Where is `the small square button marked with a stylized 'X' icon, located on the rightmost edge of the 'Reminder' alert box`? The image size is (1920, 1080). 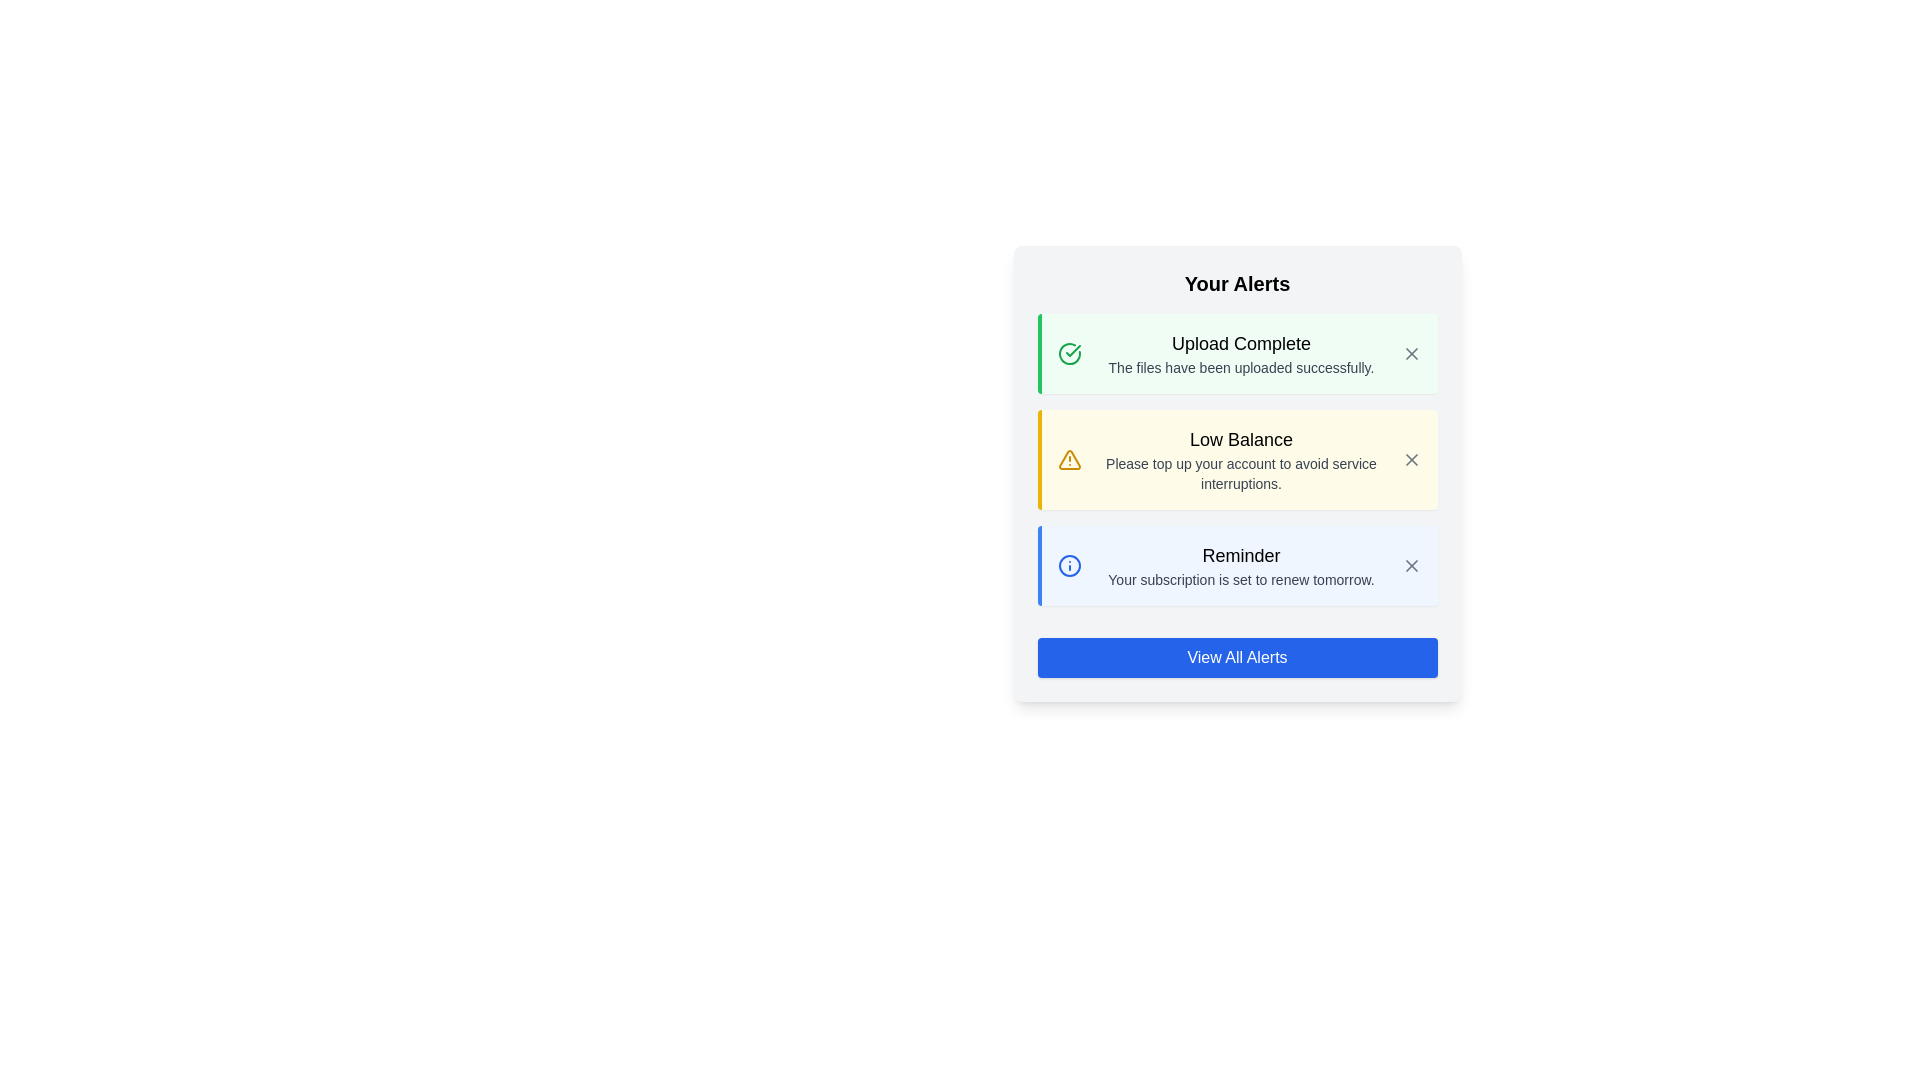 the small square button marked with a stylized 'X' icon, located on the rightmost edge of the 'Reminder' alert box is located at coordinates (1410, 566).